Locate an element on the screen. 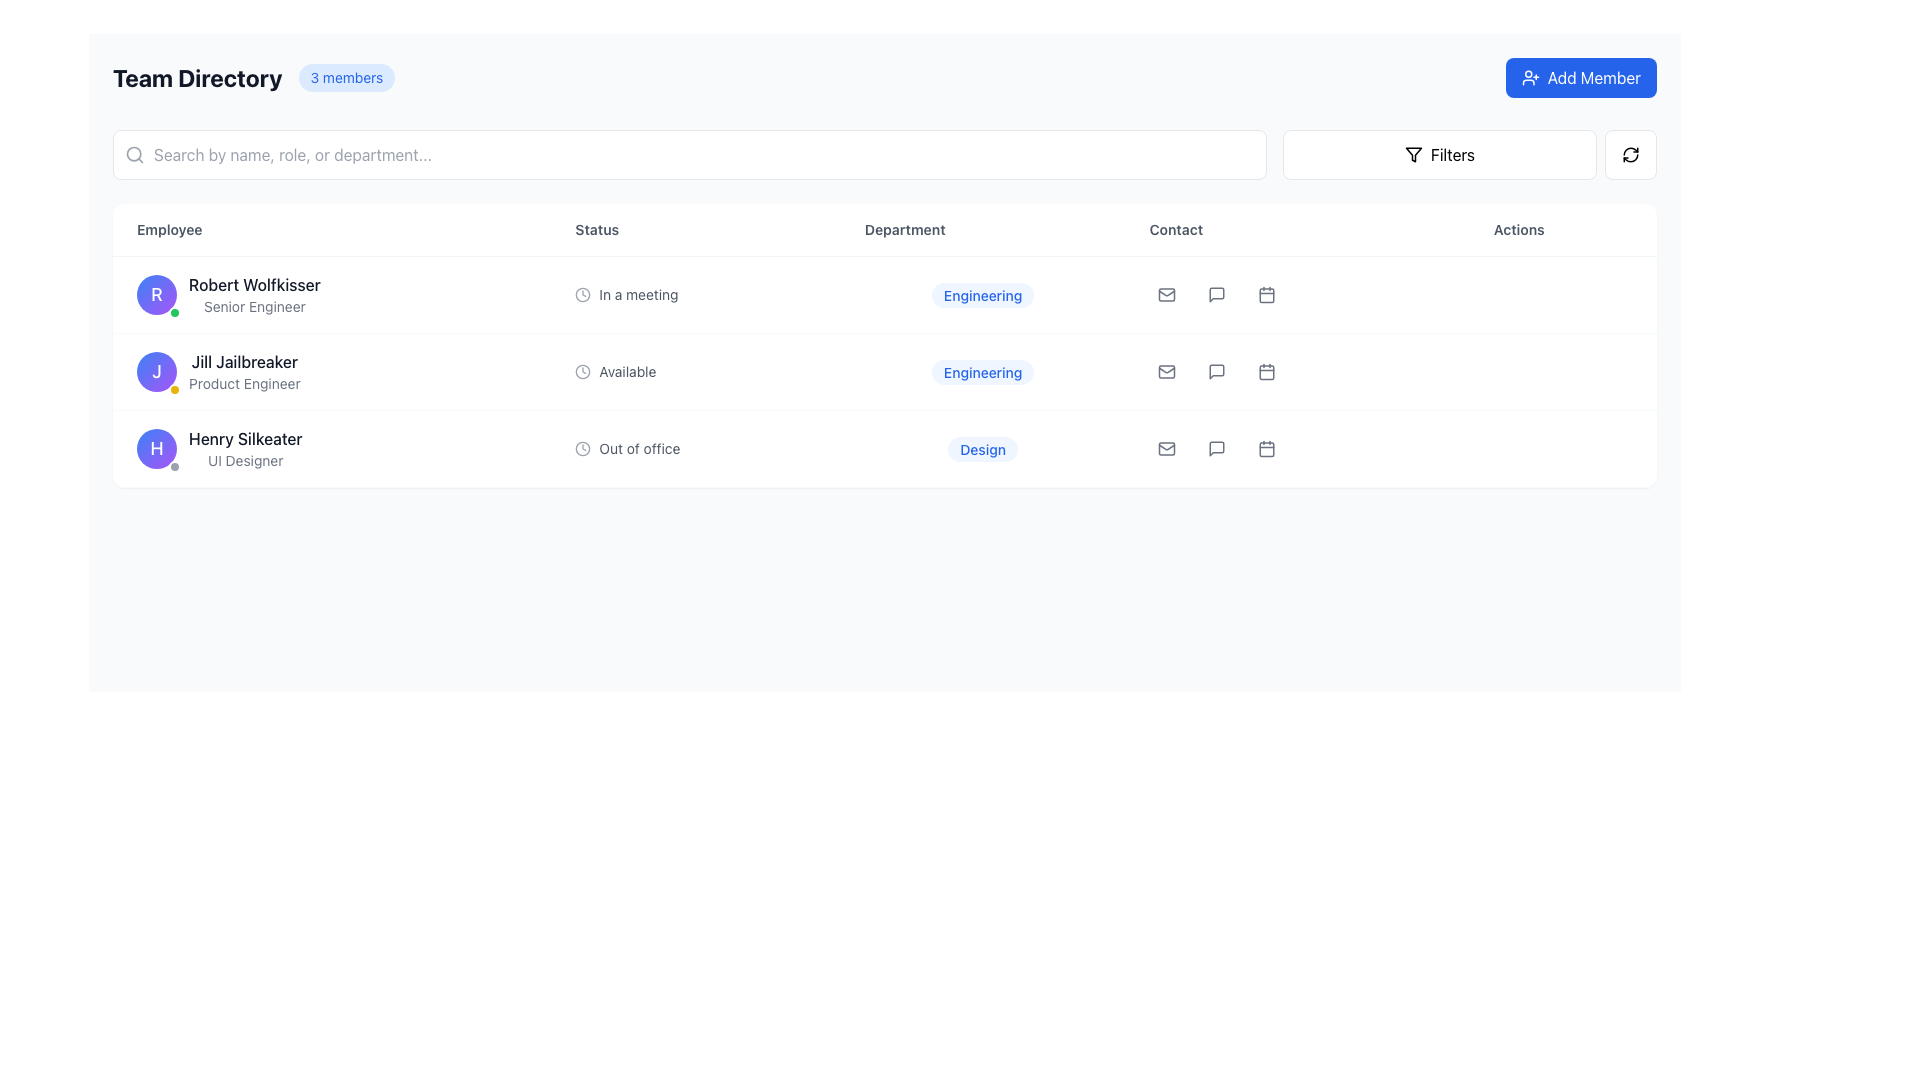  the circular avatar icon with a gradient background transitioning from blue to purple, featuring a white uppercase 'R', located next to 'Robert Wolfkisser Senior Engineer' is located at coordinates (156, 294).